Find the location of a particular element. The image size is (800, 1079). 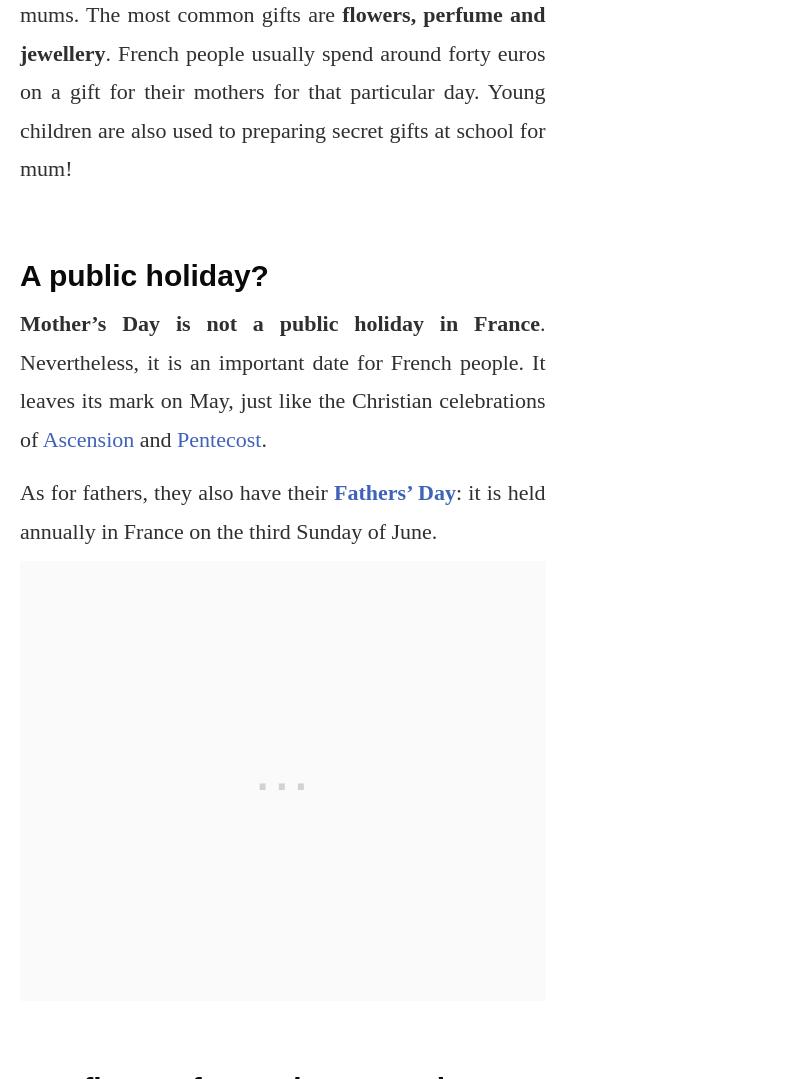

': it is held annually in France on the third Sunday of June.' is located at coordinates (282, 511).